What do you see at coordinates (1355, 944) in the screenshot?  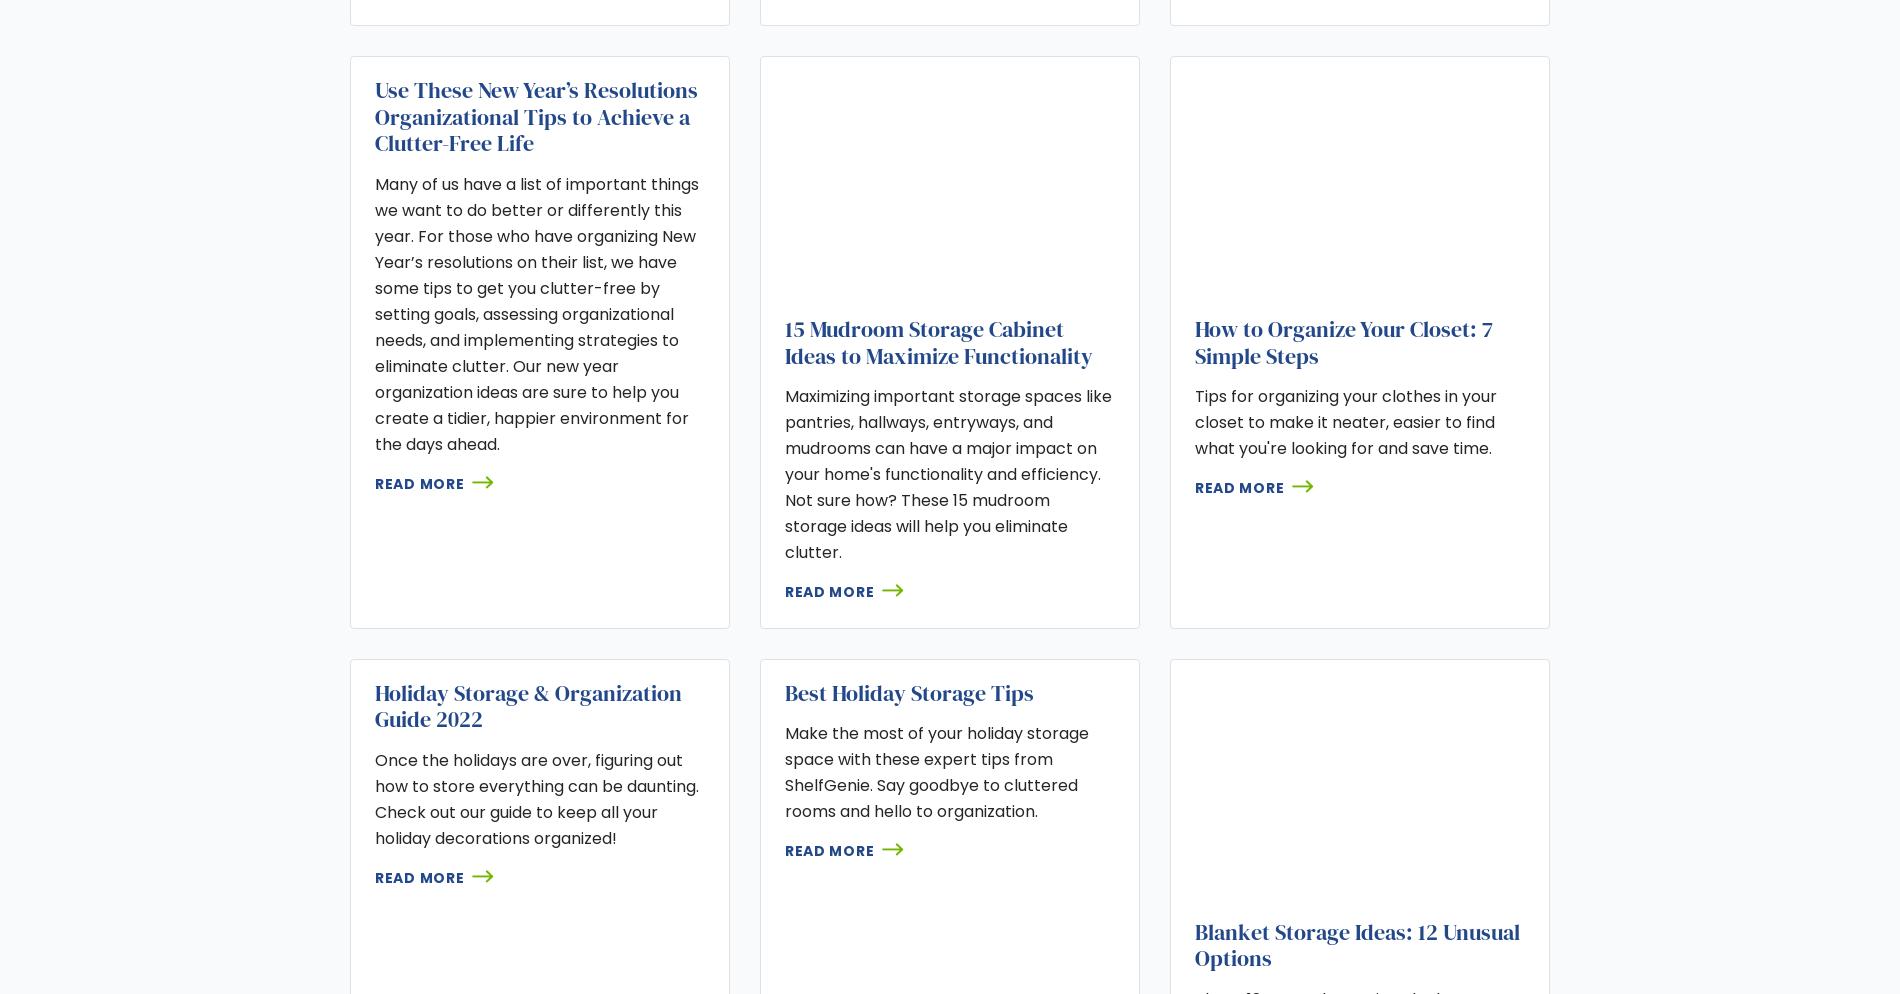 I see `'Blanket Storage Ideas: 12 Unusual Options'` at bounding box center [1355, 944].